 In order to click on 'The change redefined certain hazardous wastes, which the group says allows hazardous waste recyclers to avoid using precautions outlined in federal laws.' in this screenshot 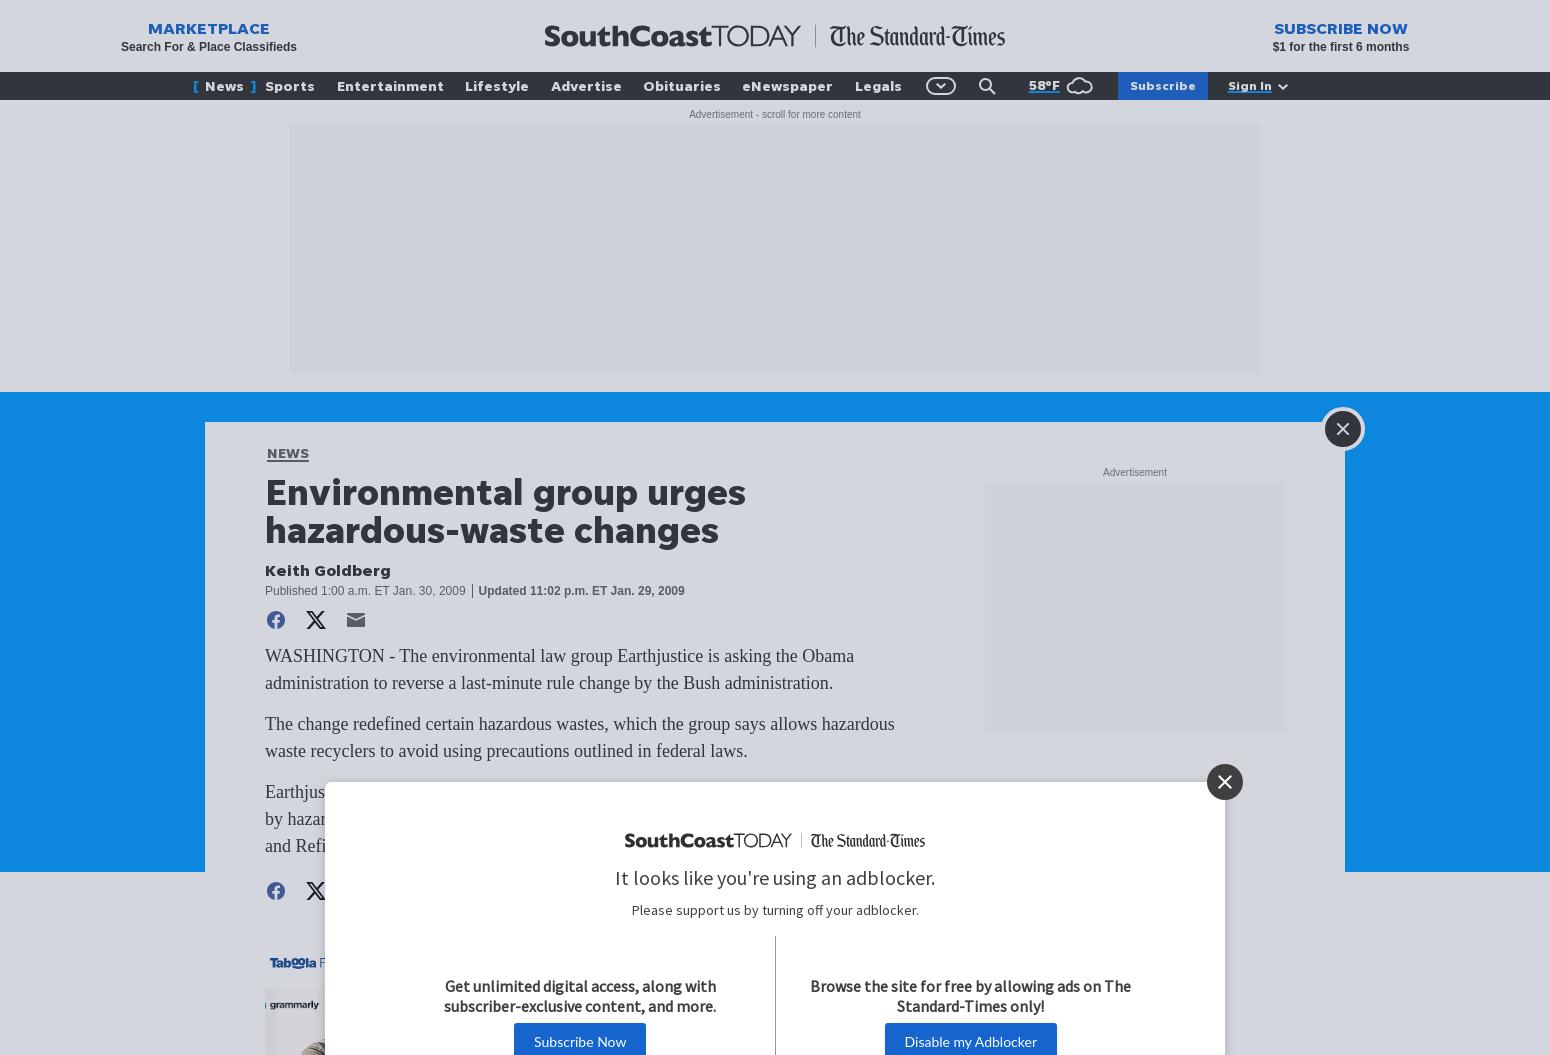, I will do `click(579, 737)`.